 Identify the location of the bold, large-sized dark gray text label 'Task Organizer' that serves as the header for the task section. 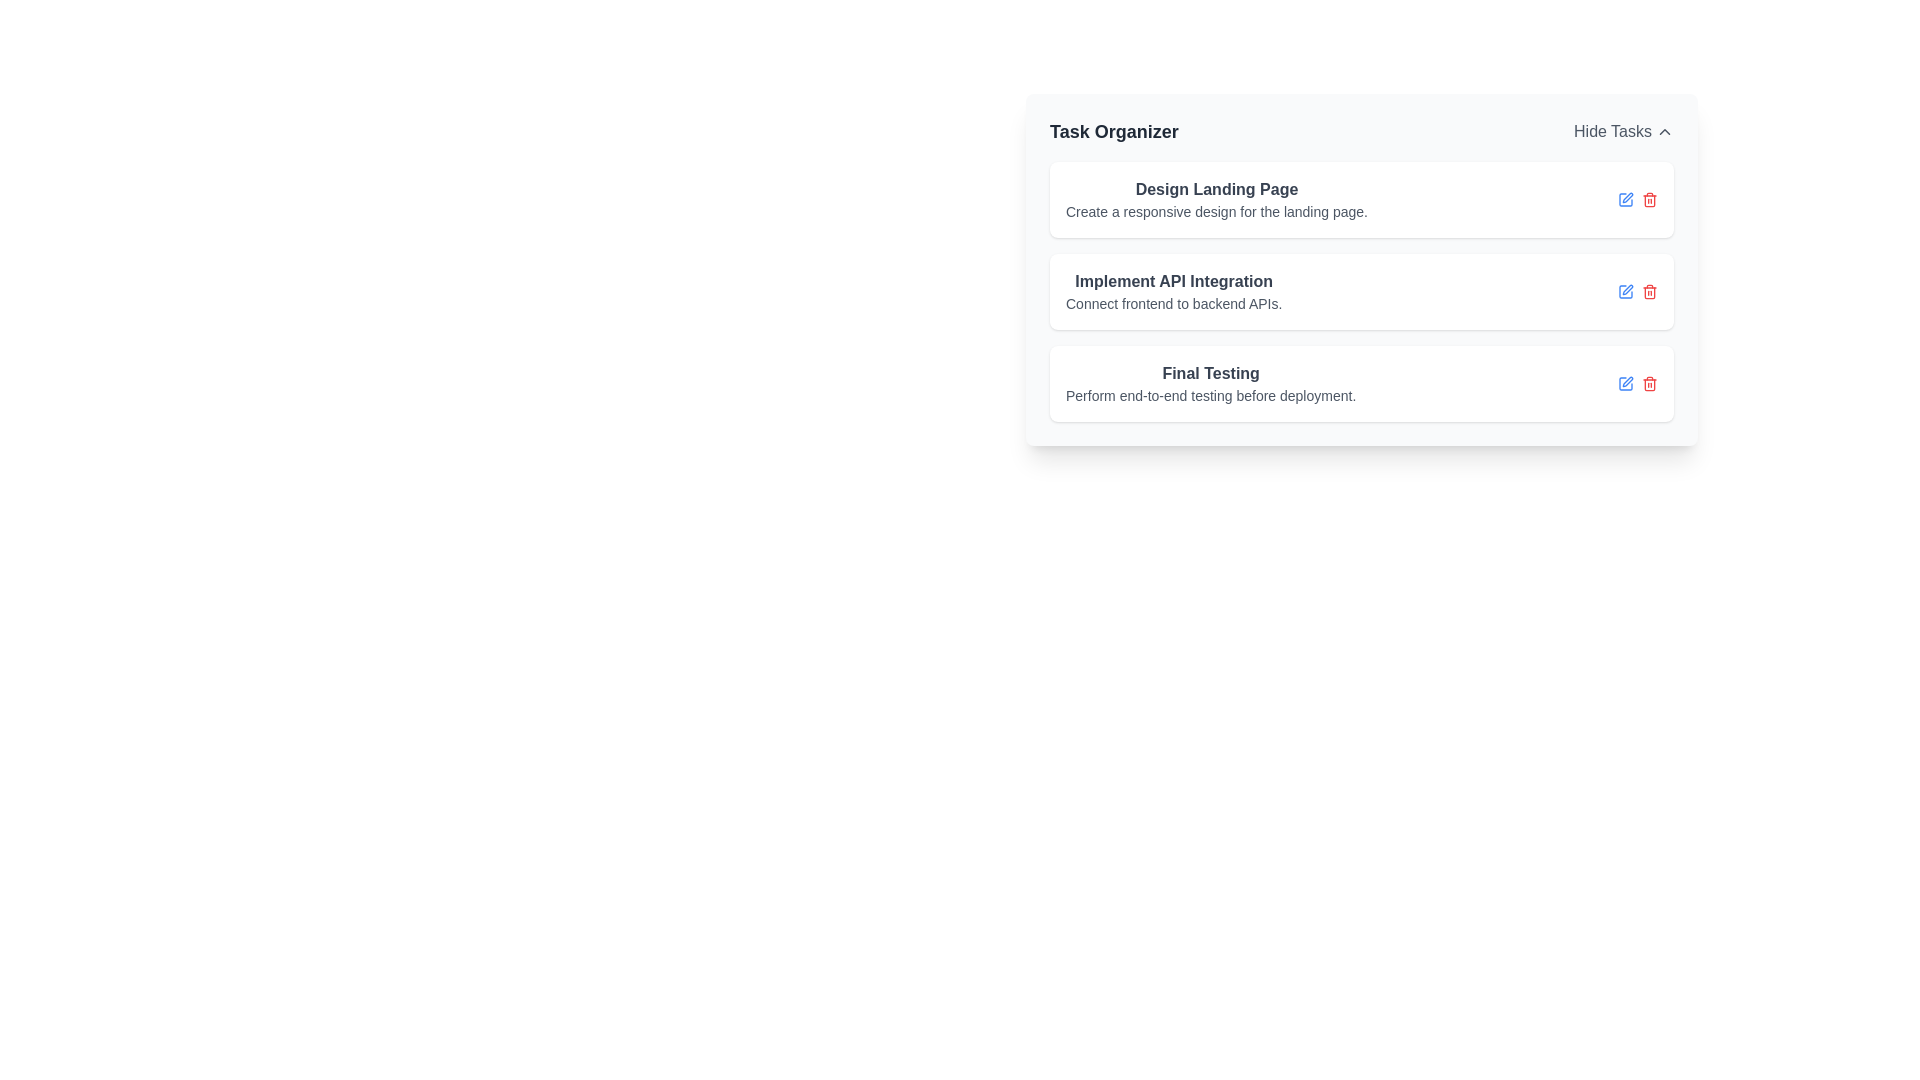
(1113, 131).